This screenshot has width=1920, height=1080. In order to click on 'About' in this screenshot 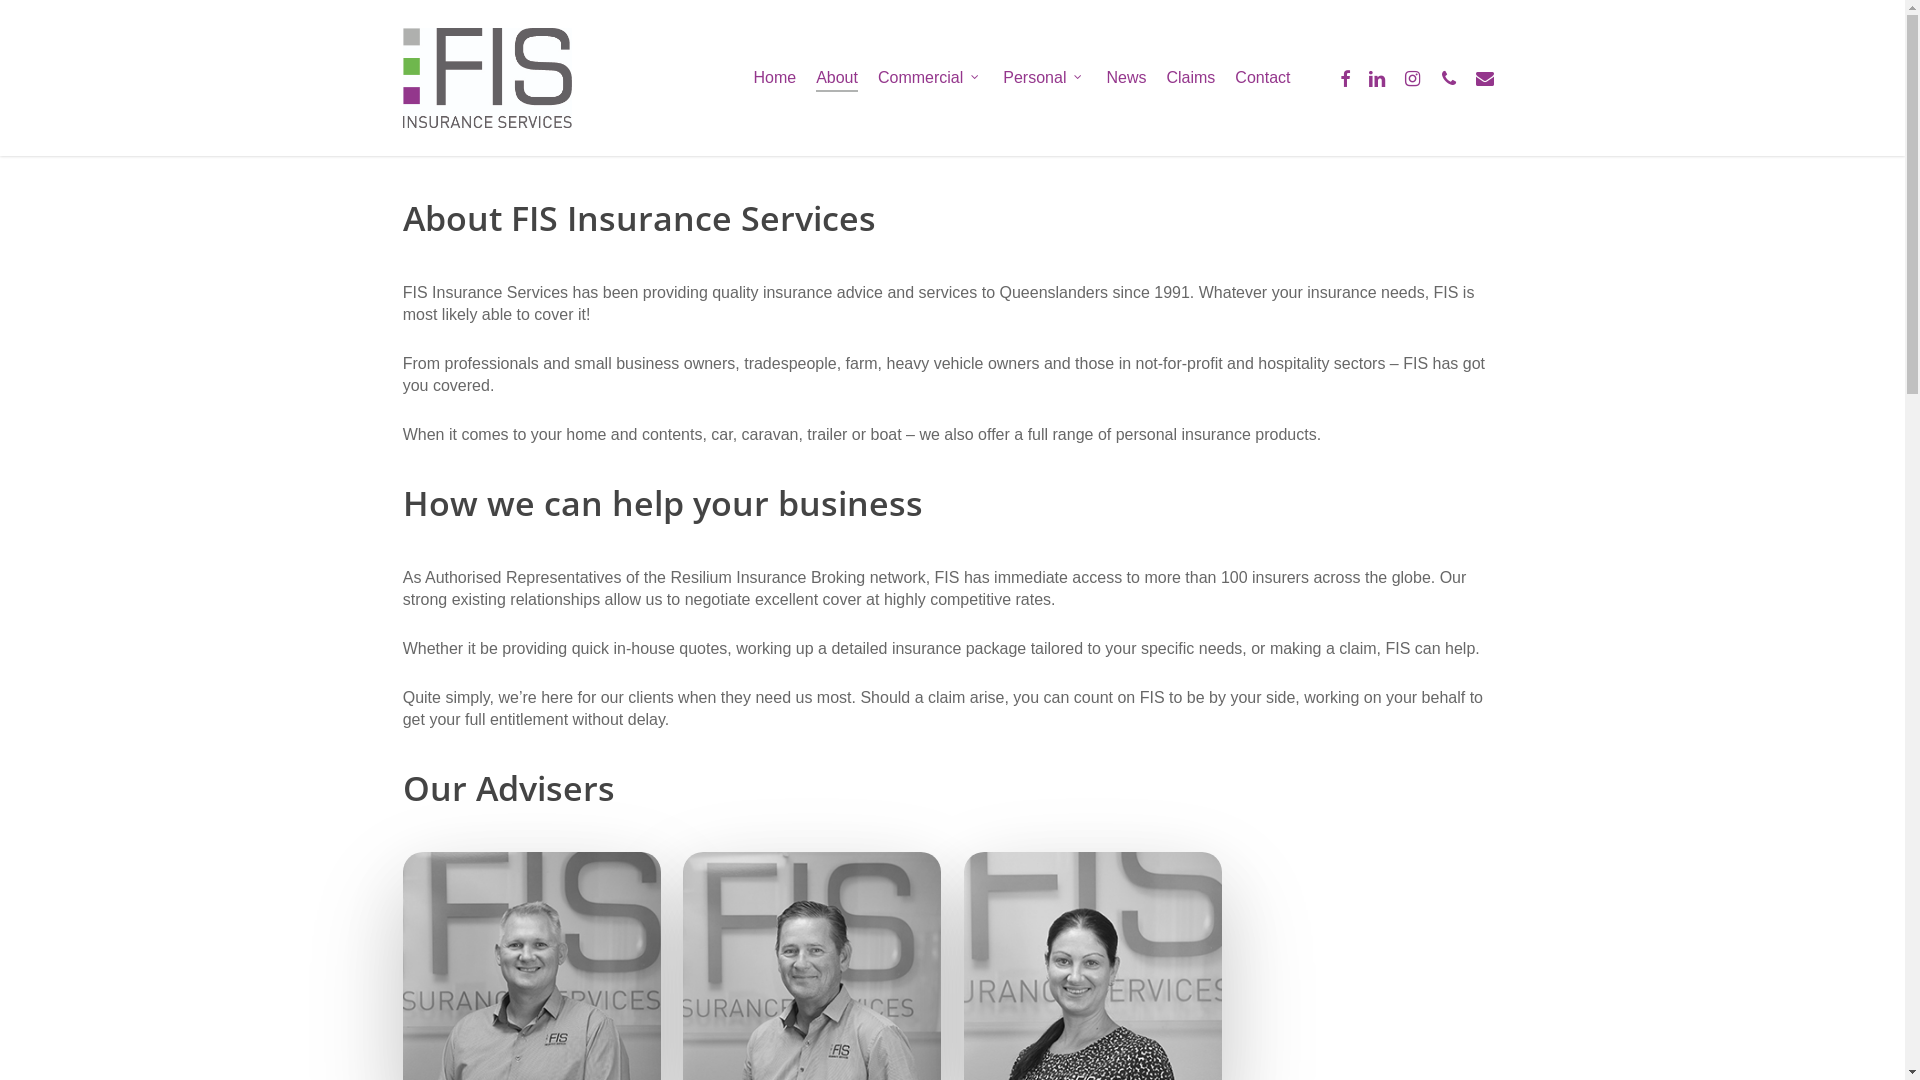, I will do `click(836, 76)`.